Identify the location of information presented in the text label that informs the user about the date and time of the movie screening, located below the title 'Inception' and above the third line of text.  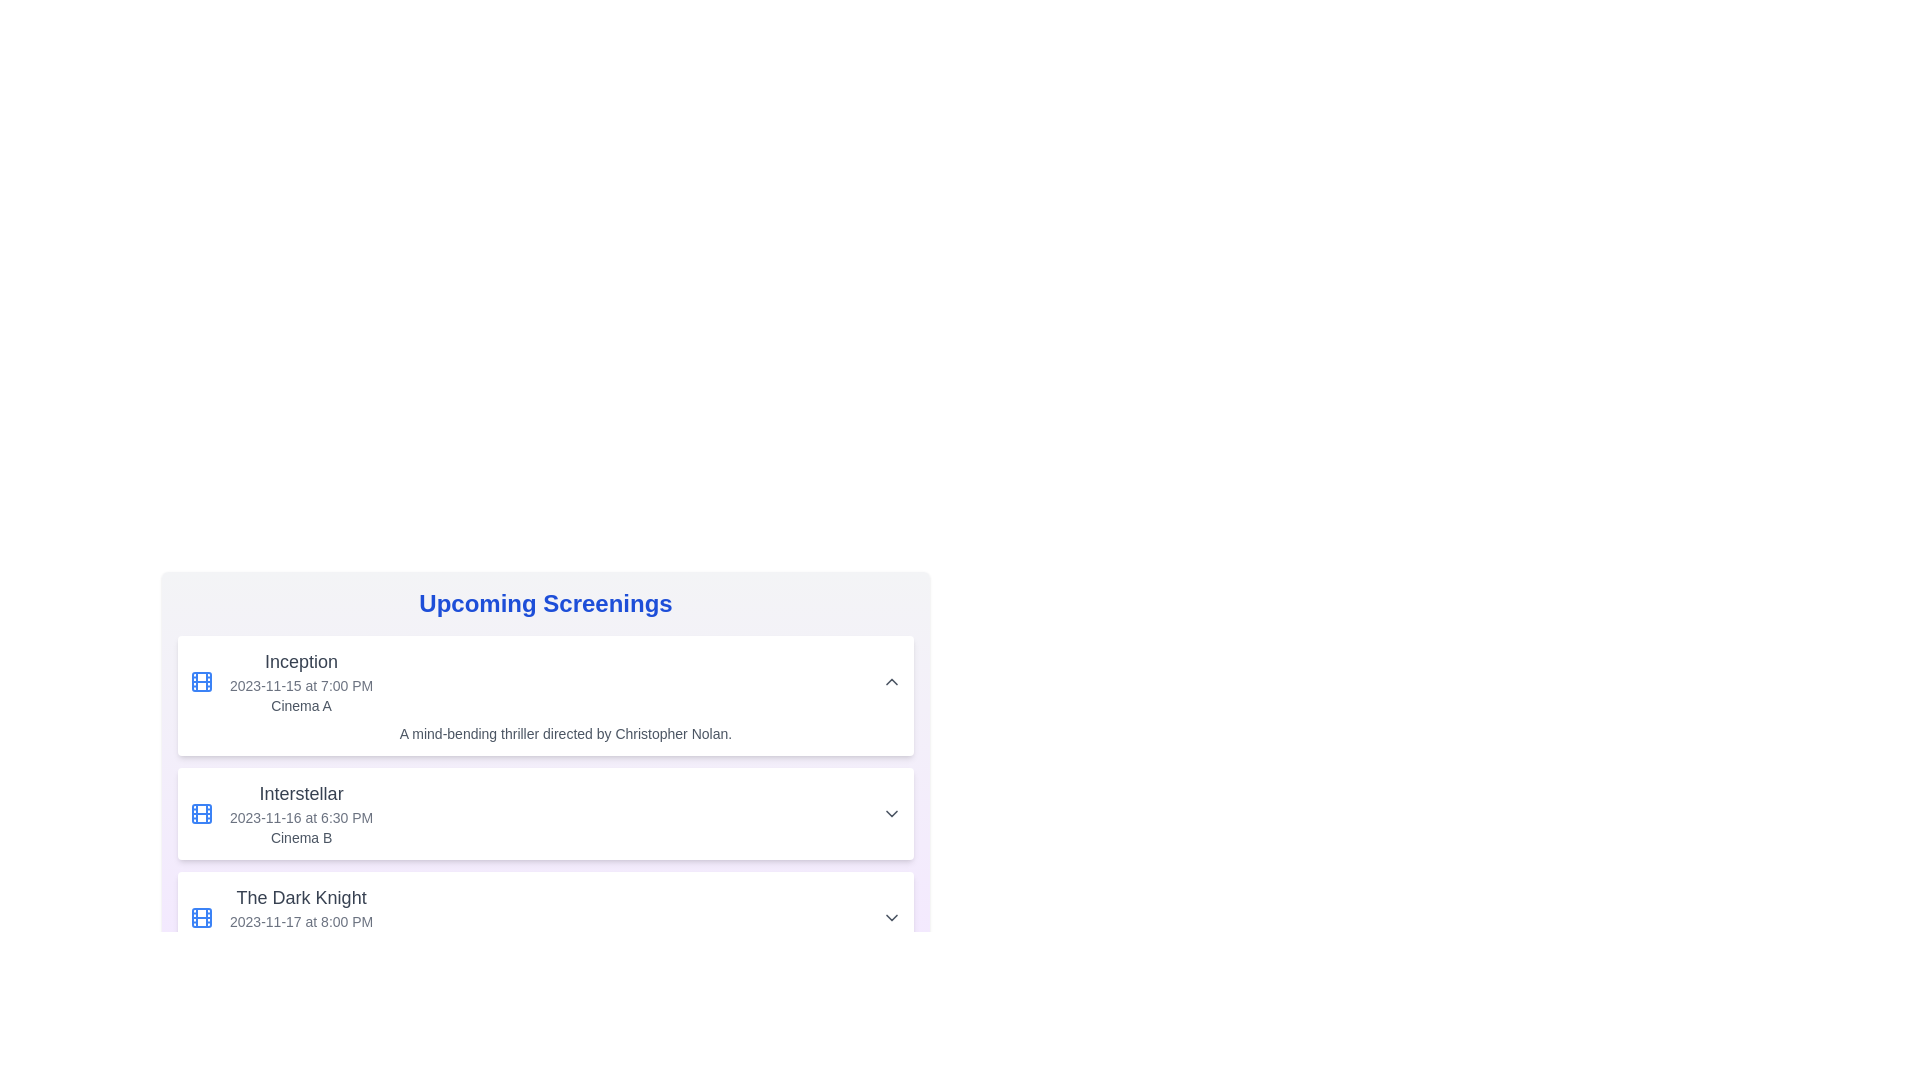
(300, 685).